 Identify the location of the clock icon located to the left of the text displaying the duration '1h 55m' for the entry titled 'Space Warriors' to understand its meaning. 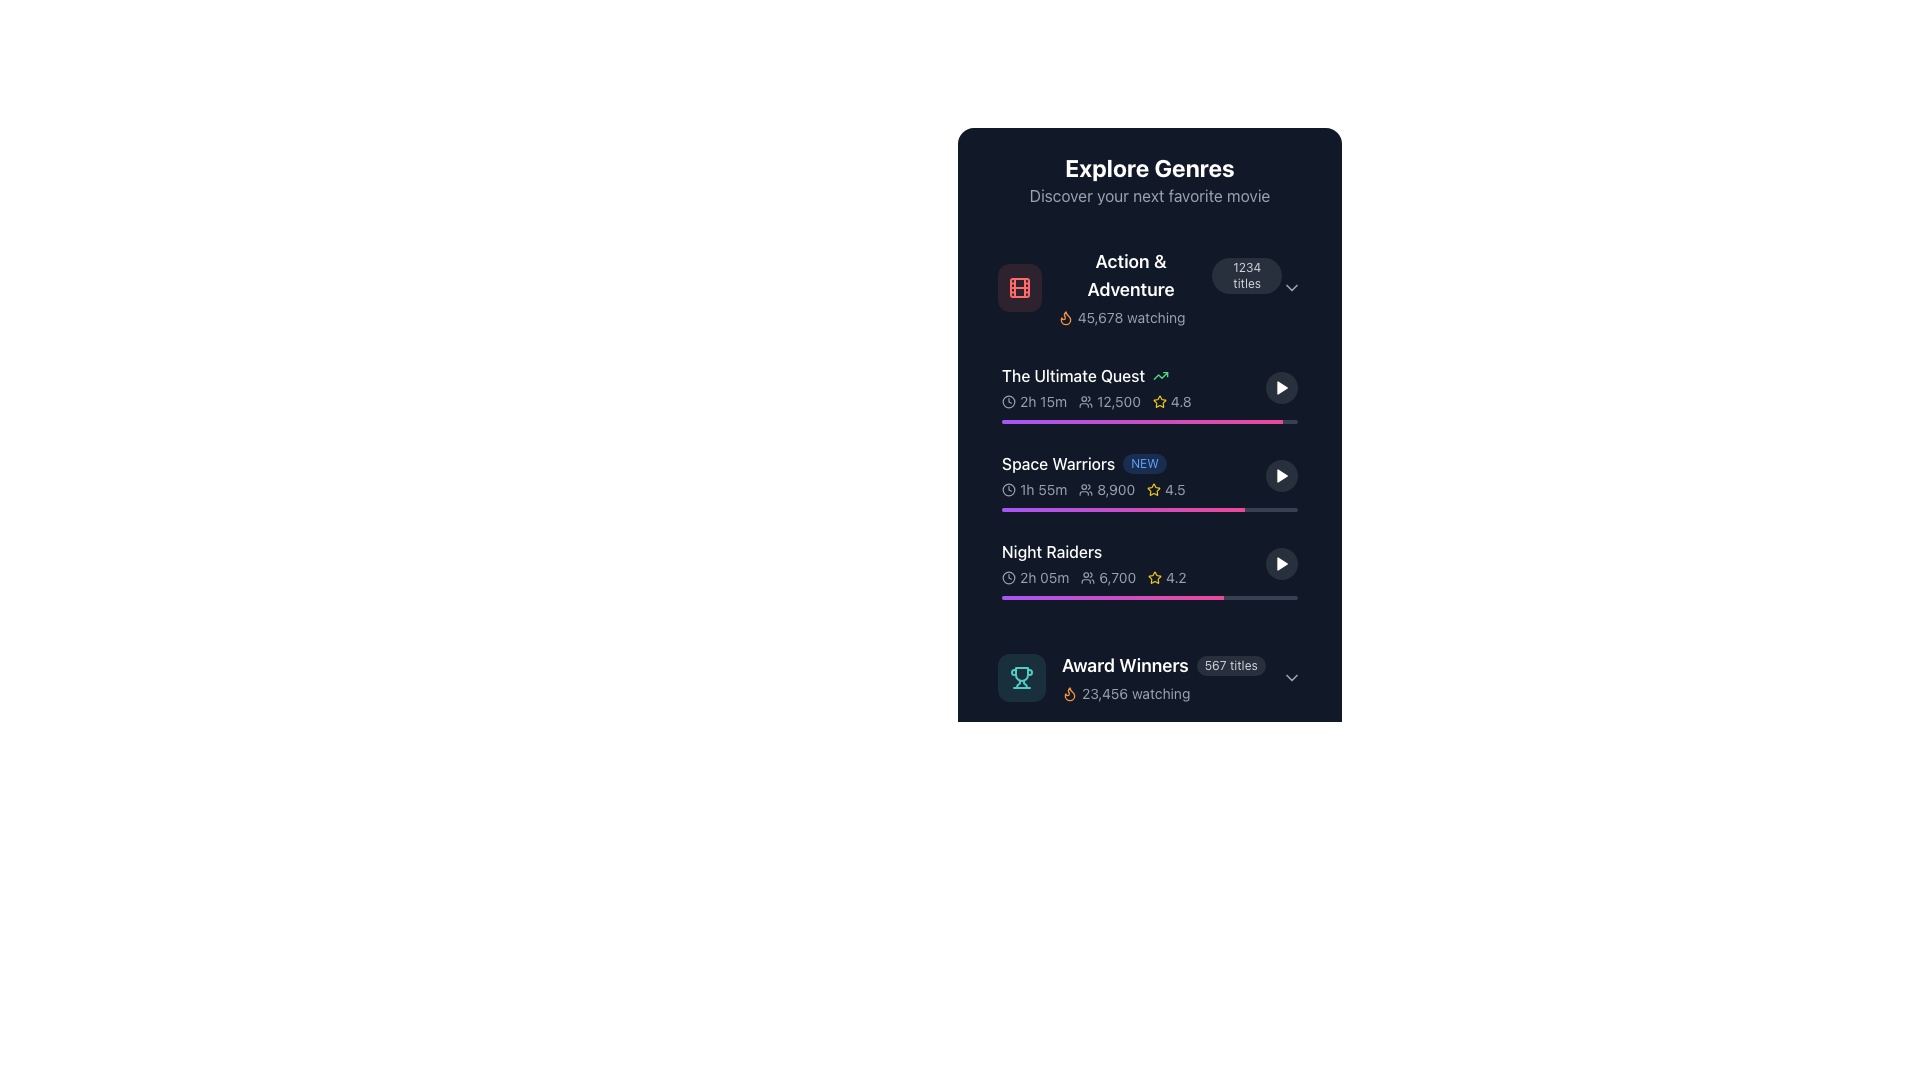
(1008, 489).